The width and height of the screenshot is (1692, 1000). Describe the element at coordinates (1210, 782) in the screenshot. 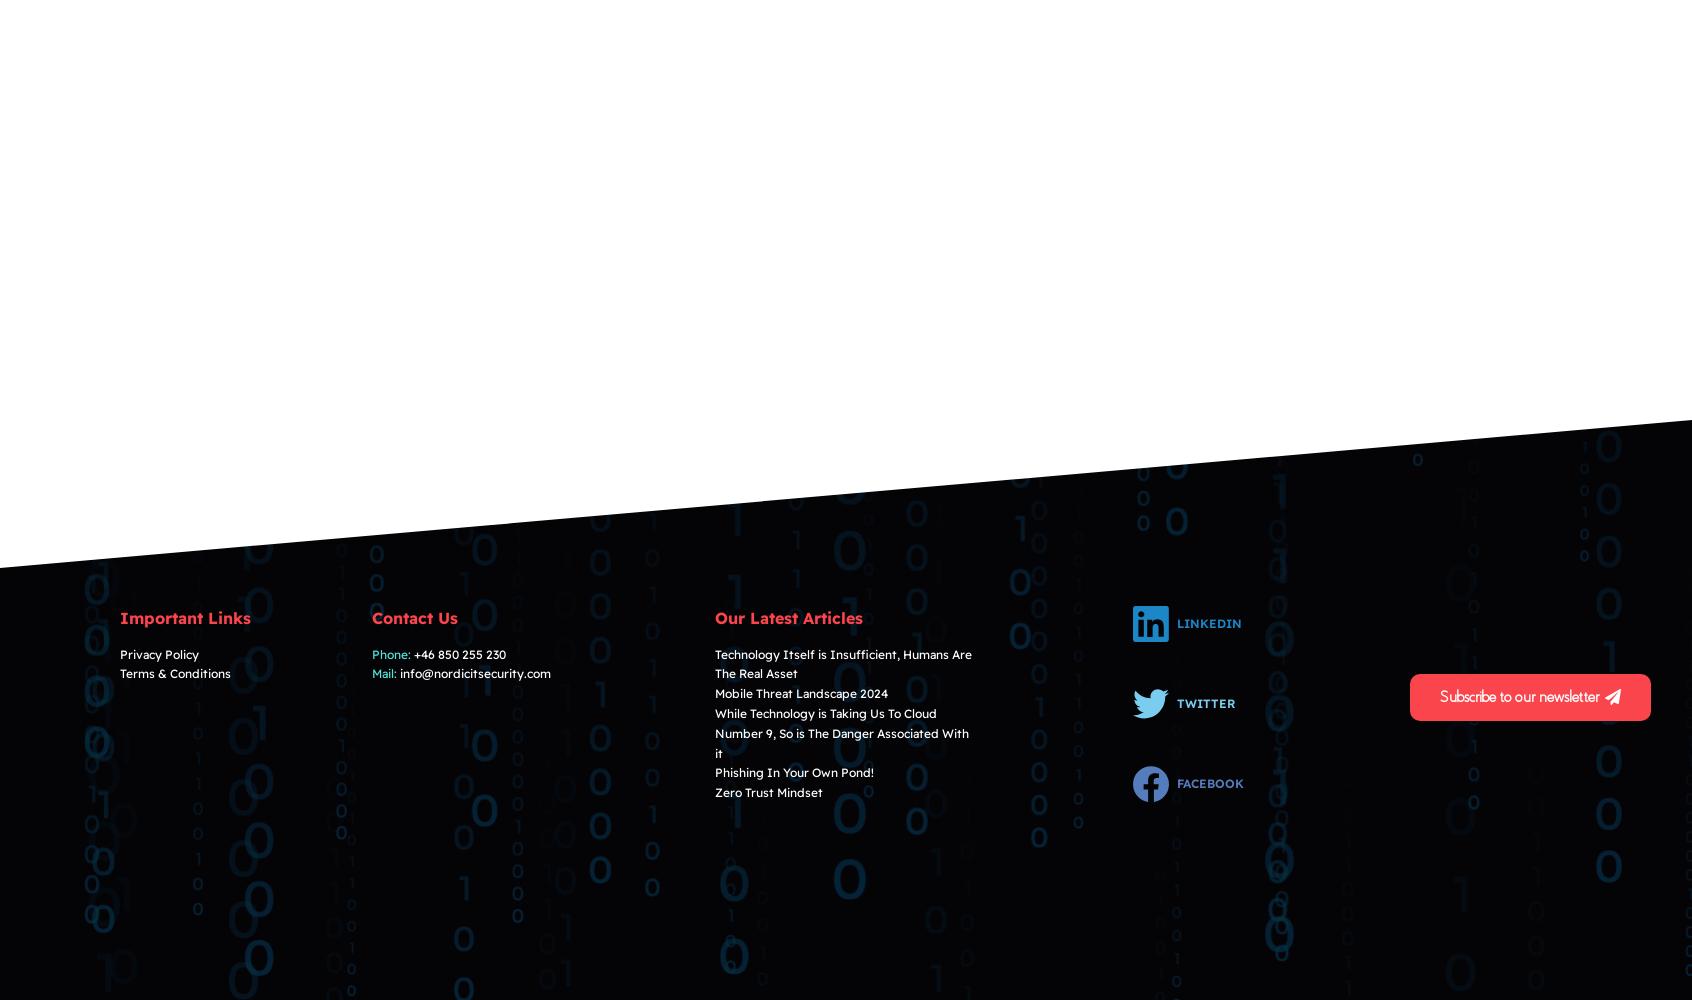

I see `'Facebook'` at that location.